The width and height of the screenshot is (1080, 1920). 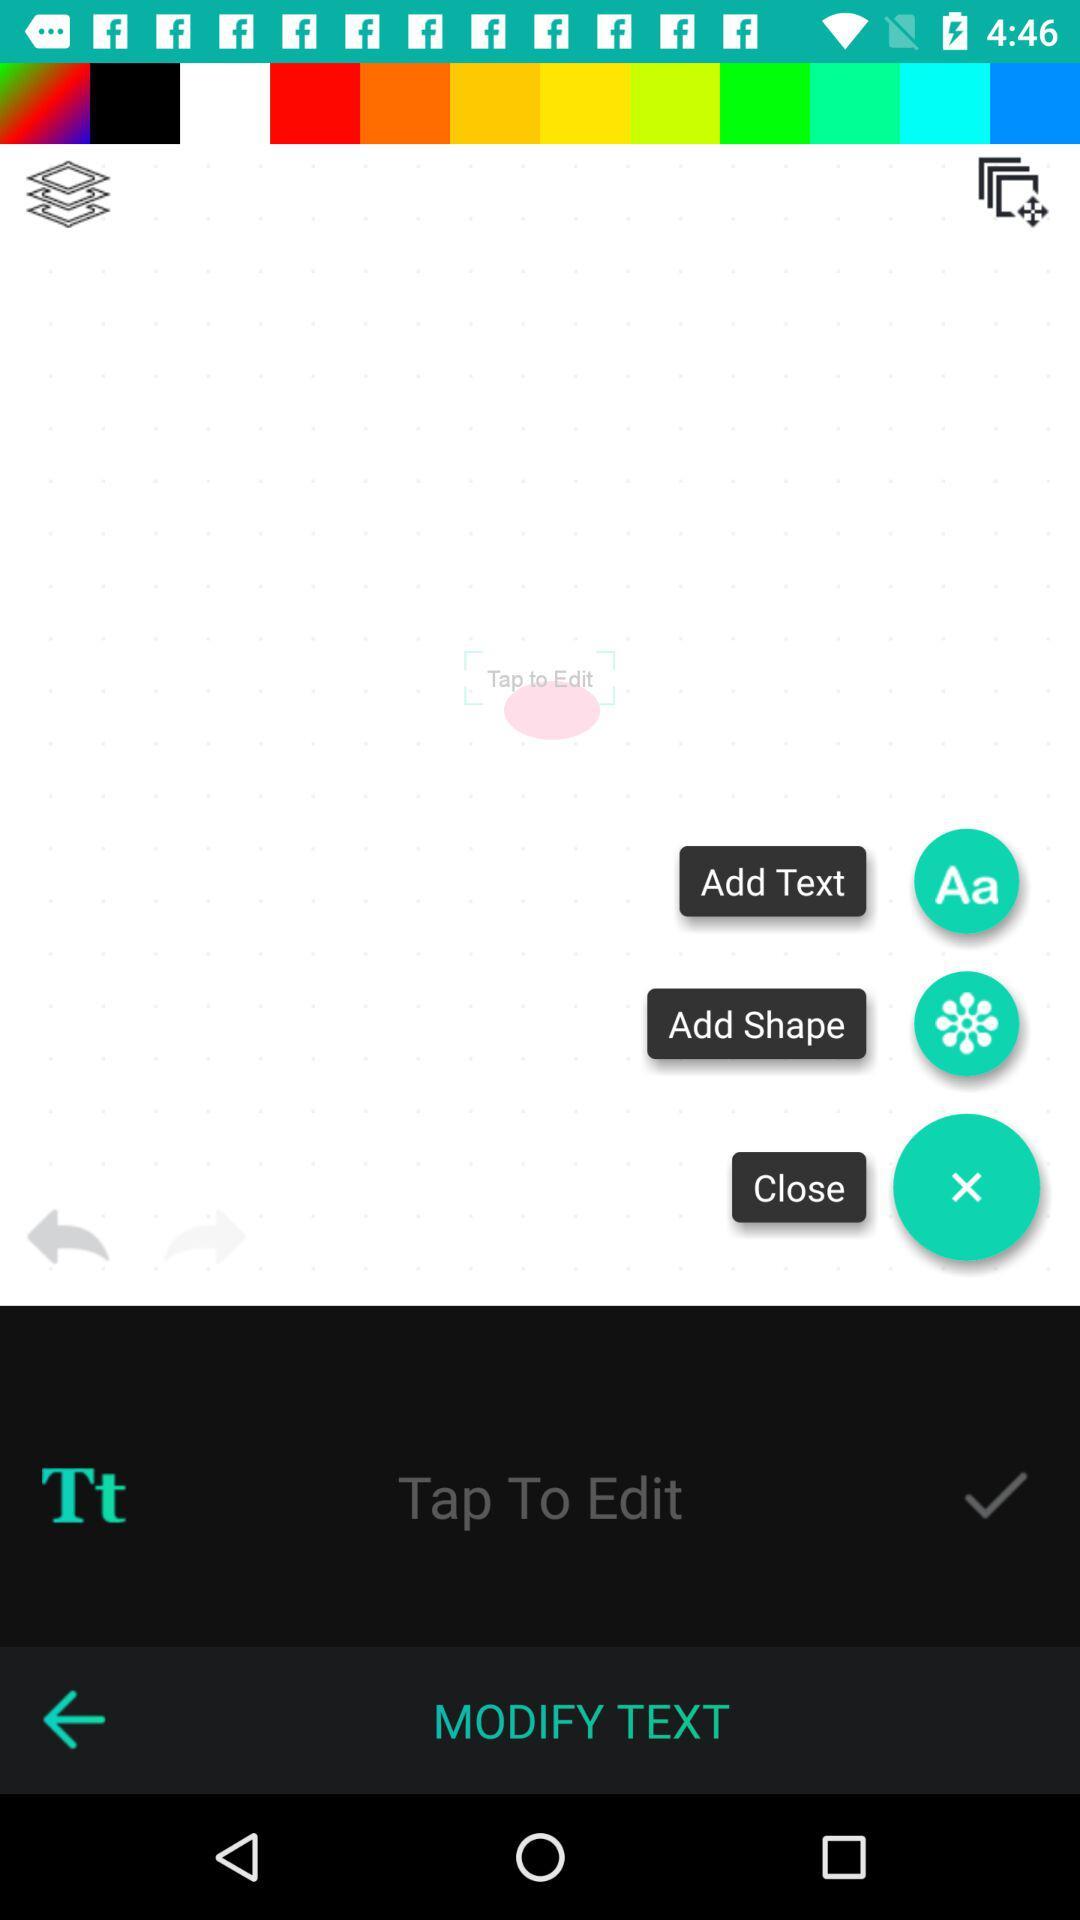 I want to click on return to text, so click(x=72, y=1719).